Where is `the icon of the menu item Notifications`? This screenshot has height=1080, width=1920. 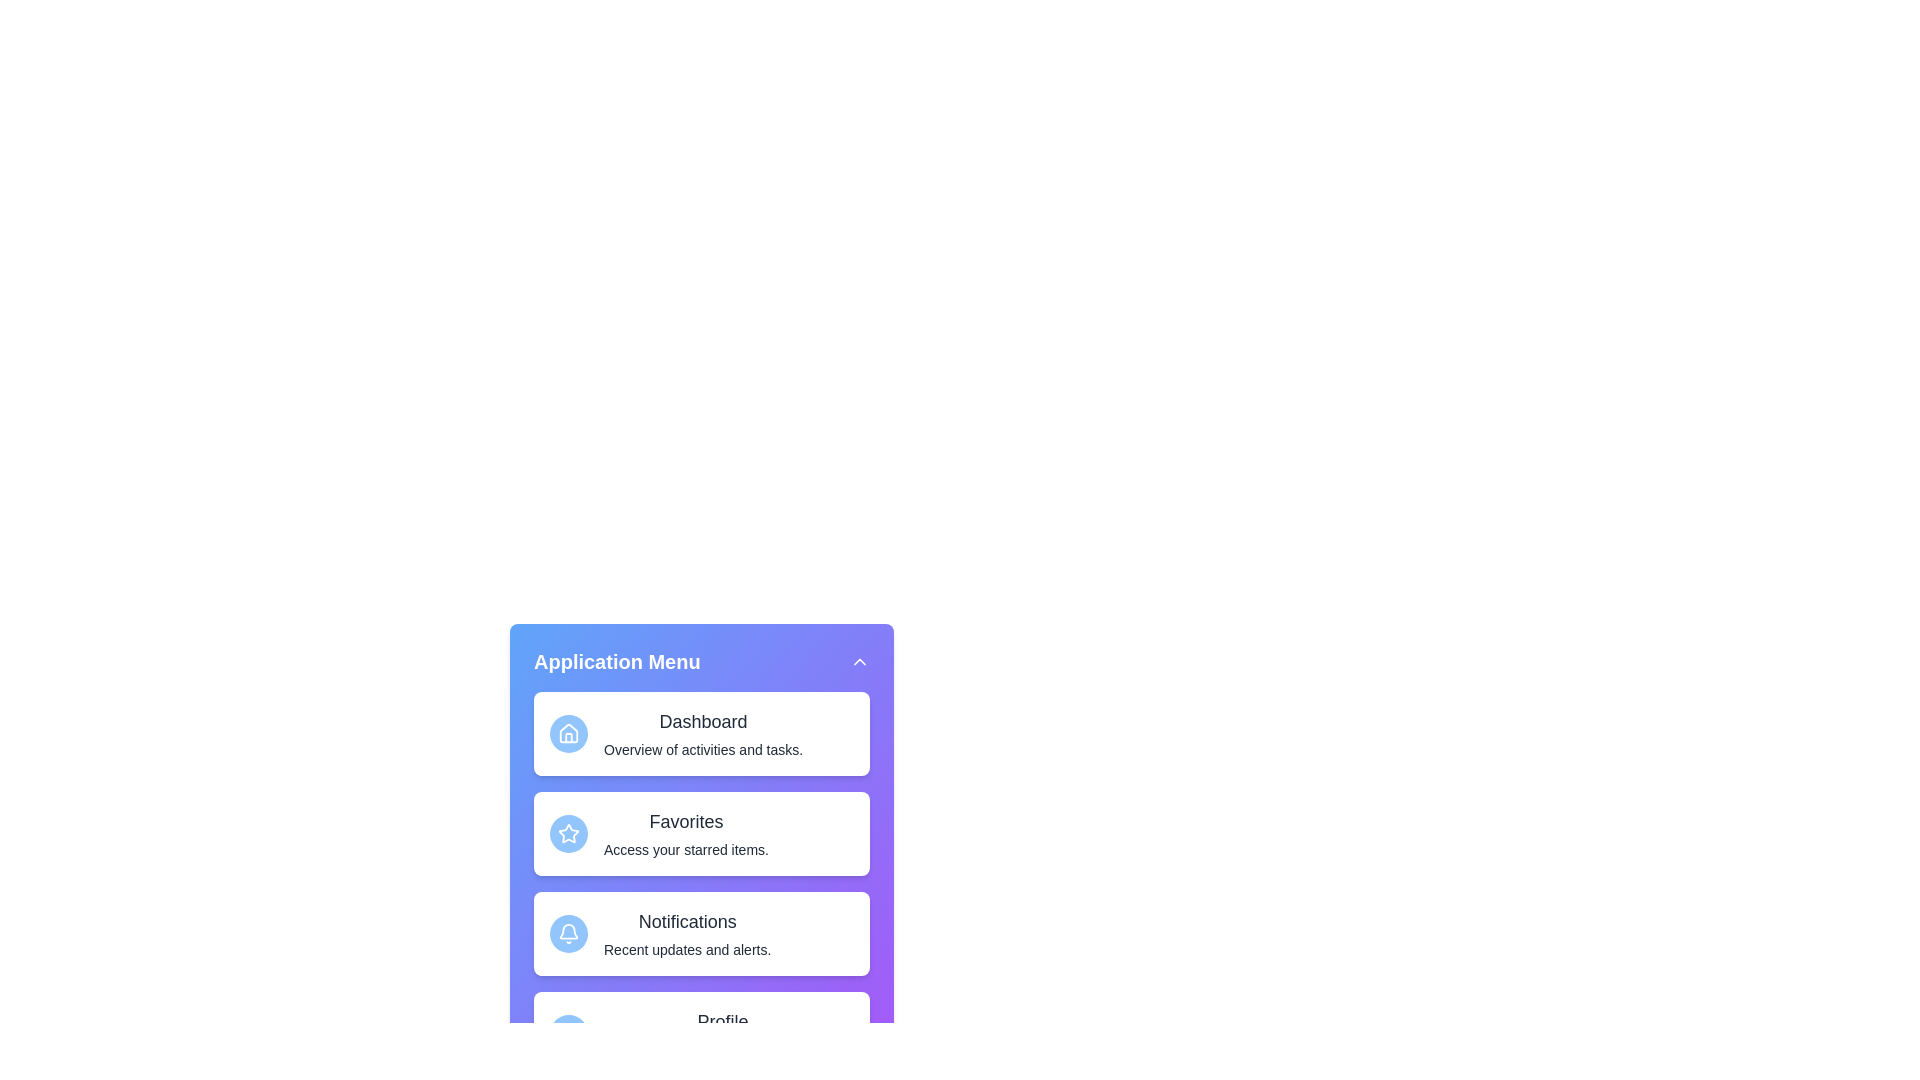
the icon of the menu item Notifications is located at coordinates (568, 933).